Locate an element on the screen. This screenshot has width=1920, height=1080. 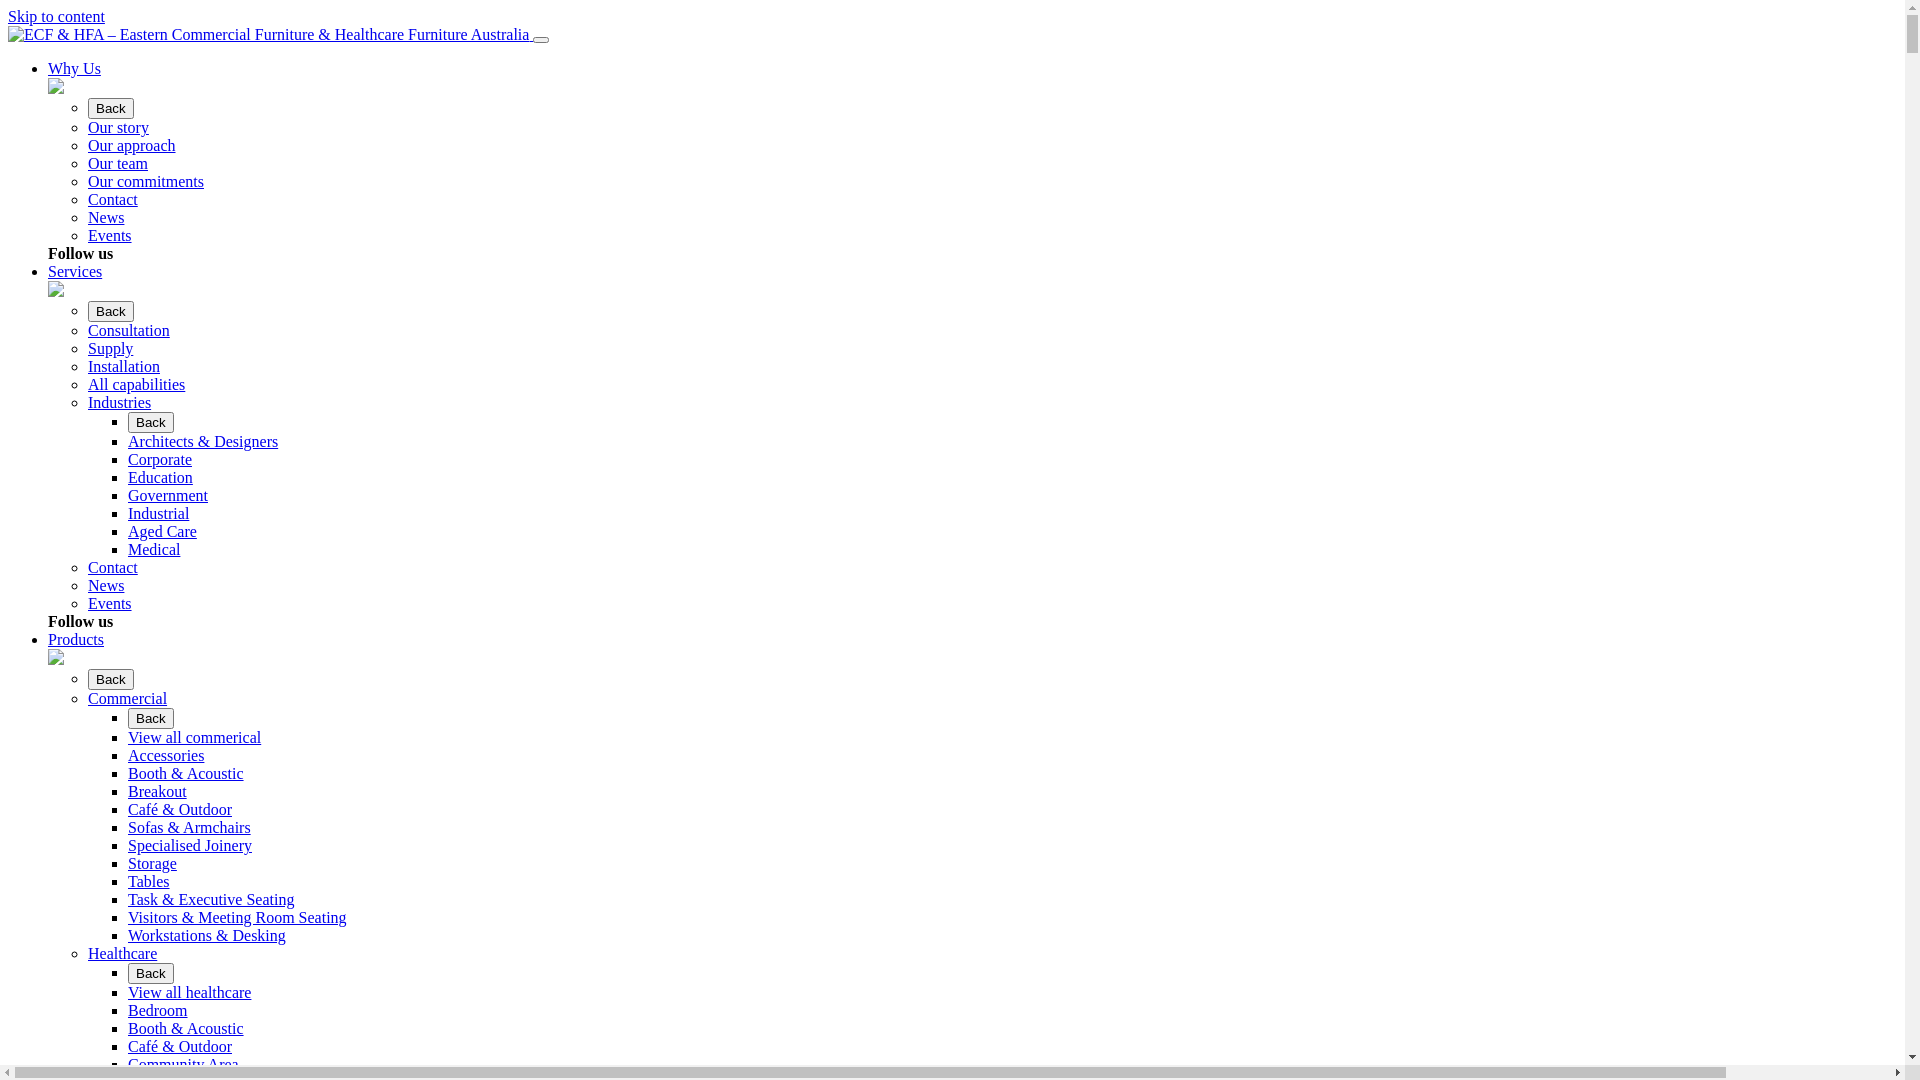
'Back' is located at coordinates (109, 108).